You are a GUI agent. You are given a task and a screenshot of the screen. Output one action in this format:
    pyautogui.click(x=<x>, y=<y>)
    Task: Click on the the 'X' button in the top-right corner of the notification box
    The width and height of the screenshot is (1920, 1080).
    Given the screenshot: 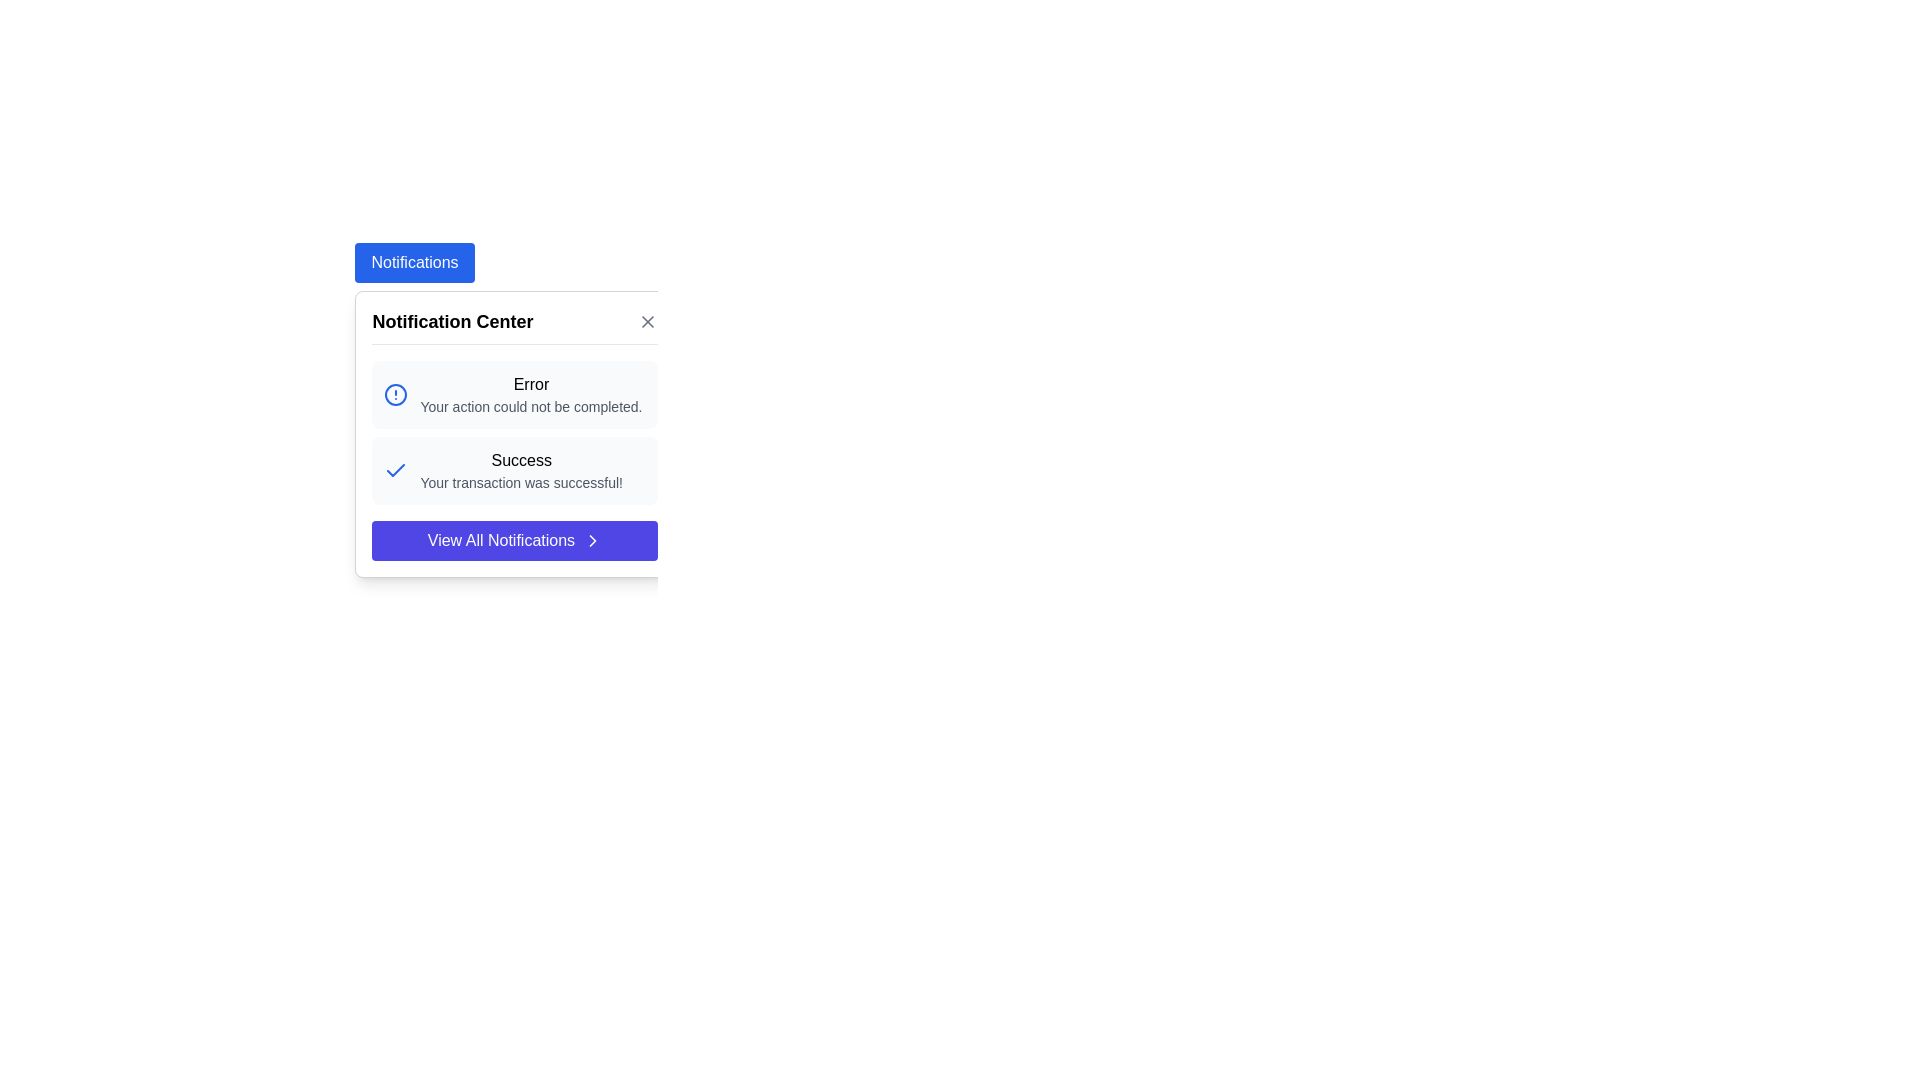 What is the action you would take?
    pyautogui.click(x=648, y=320)
    